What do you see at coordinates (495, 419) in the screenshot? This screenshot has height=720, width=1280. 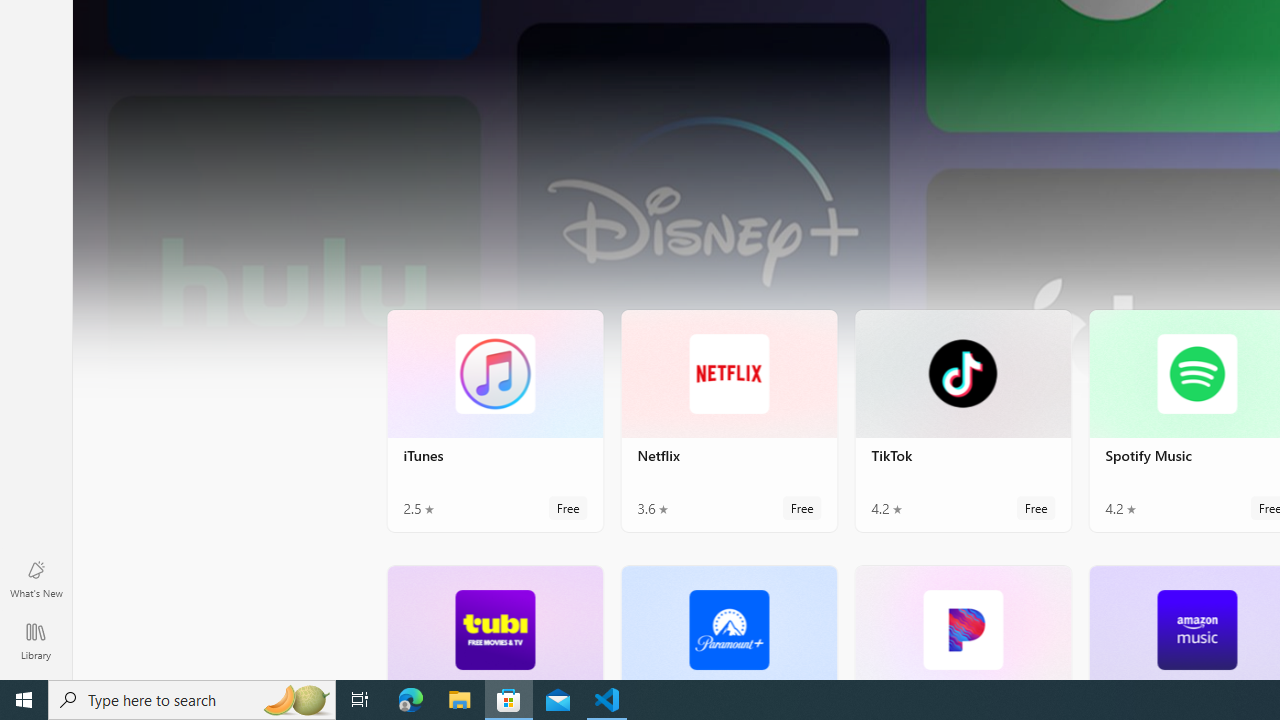 I see `'iTunes. Average rating of 2.5 out of five stars. Free  '` at bounding box center [495, 419].